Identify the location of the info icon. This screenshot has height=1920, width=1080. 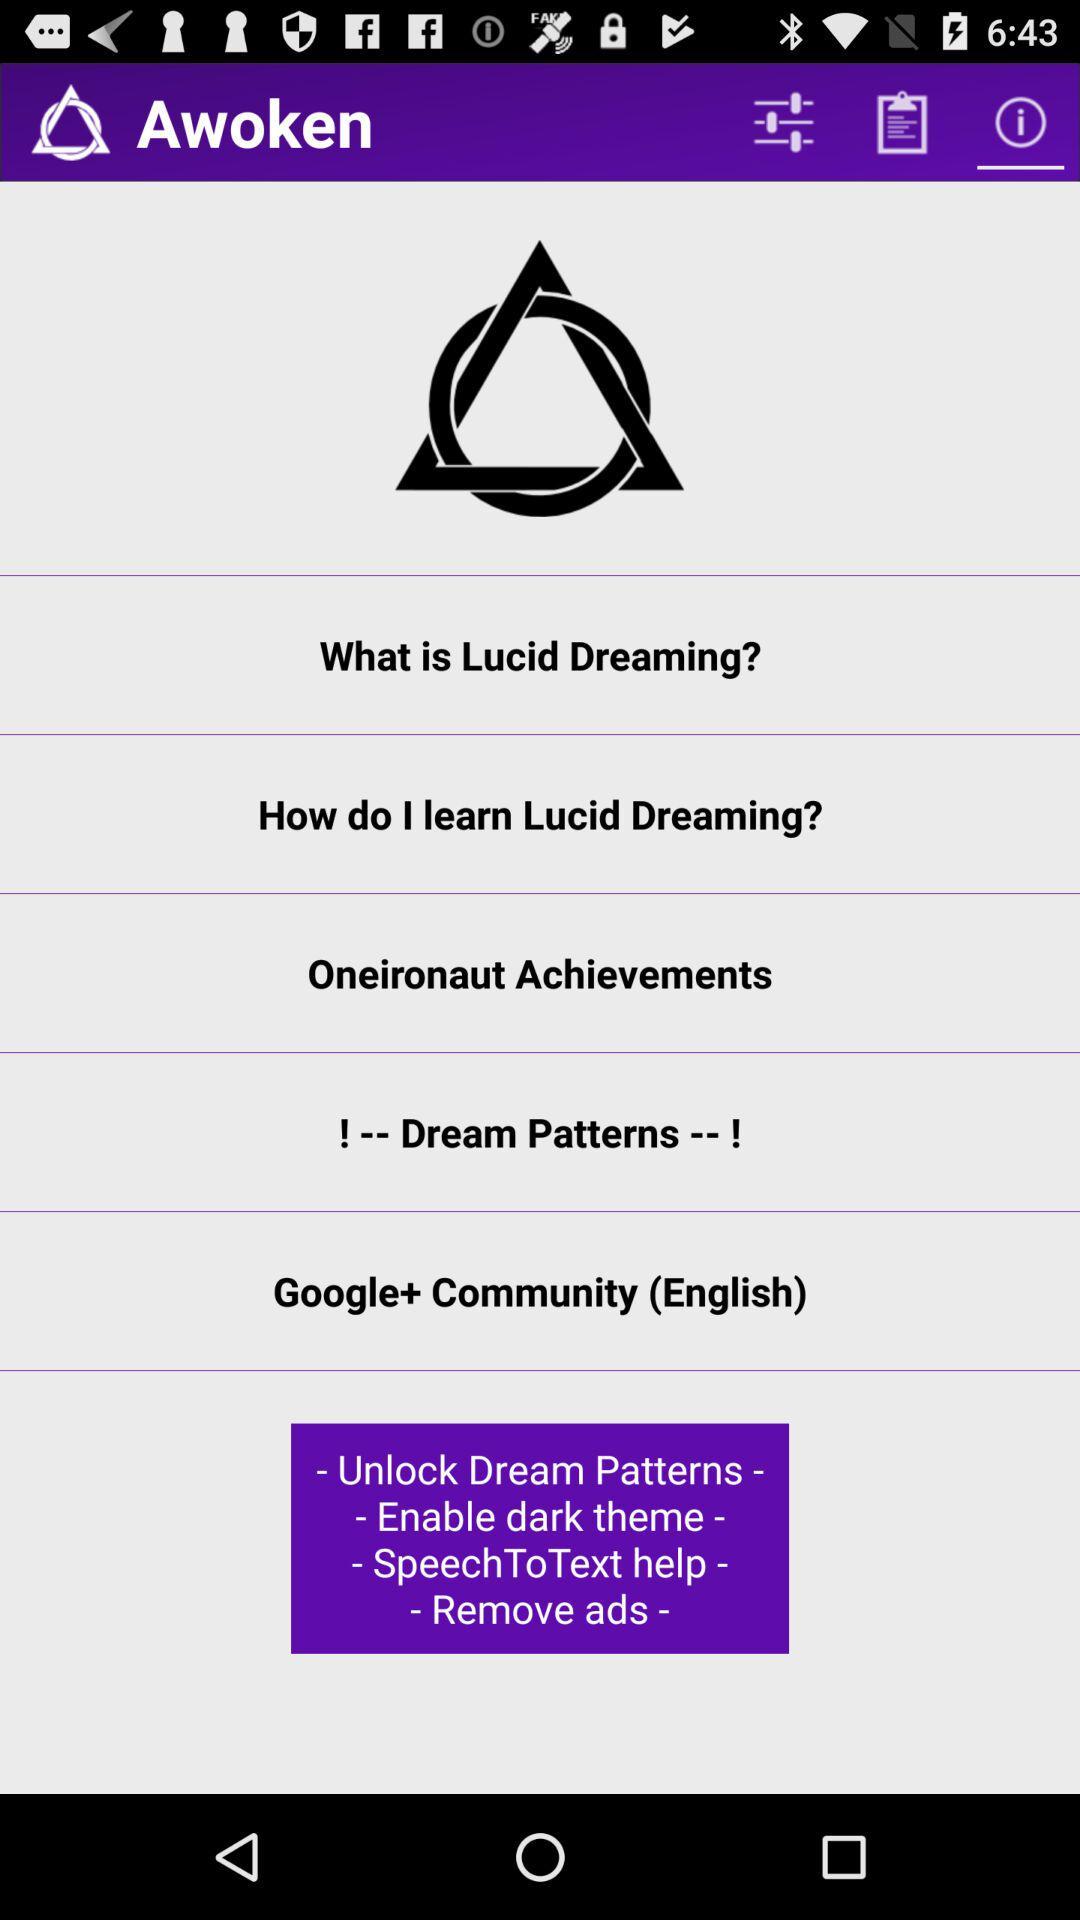
(1020, 129).